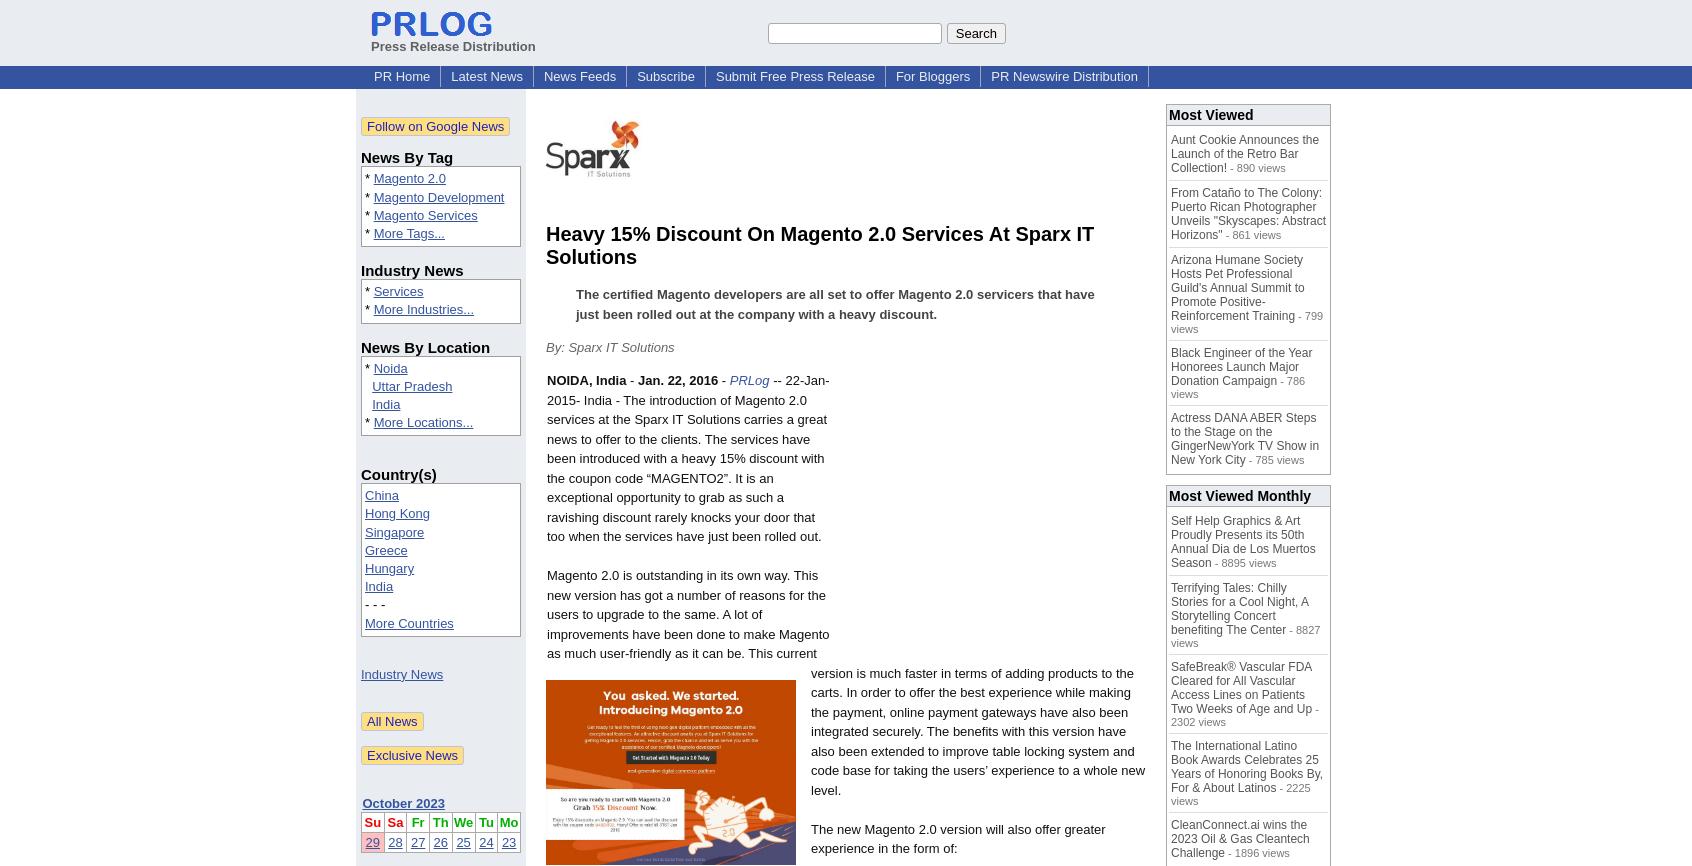 The width and height of the screenshot is (1692, 866). I want to click on 'Aunt Cookie Announces the Launch of the Retro Bar Collection!', so click(1244, 153).